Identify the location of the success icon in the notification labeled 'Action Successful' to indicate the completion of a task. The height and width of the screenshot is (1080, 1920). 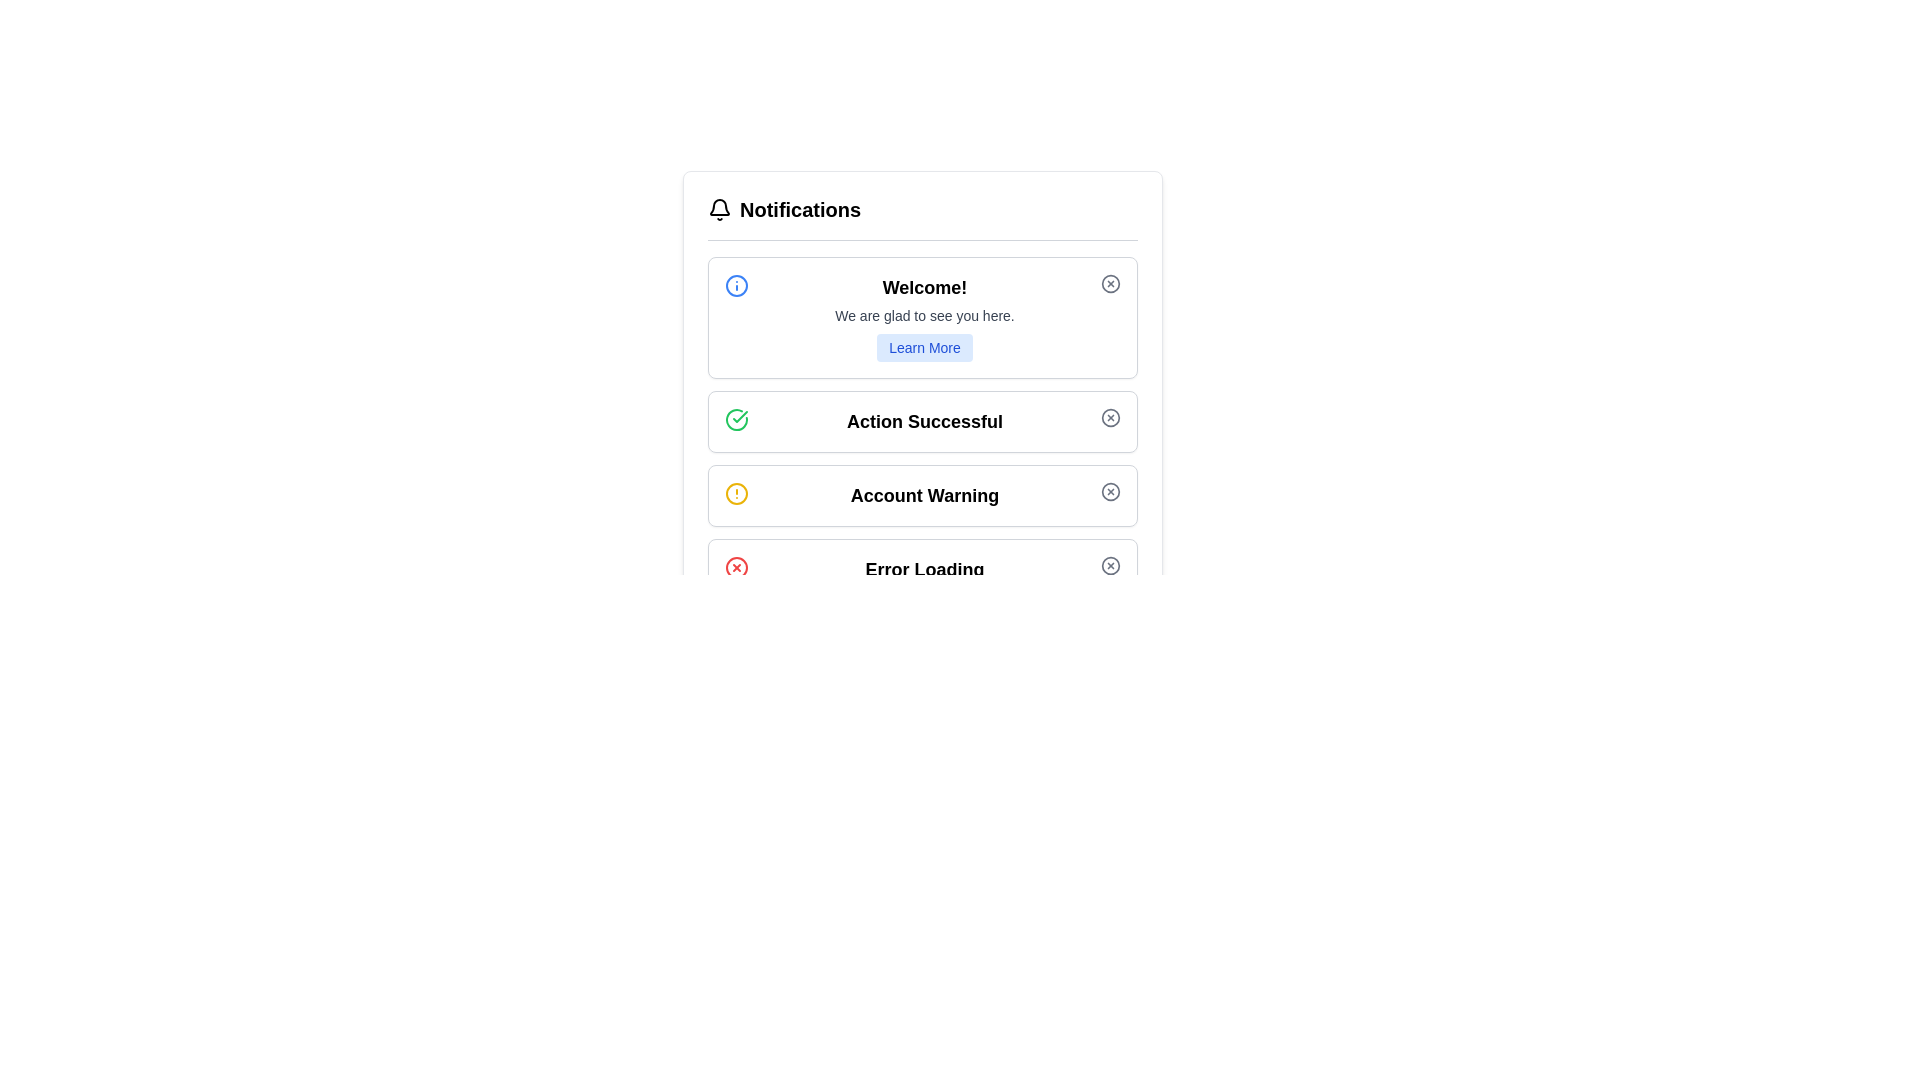
(736, 419).